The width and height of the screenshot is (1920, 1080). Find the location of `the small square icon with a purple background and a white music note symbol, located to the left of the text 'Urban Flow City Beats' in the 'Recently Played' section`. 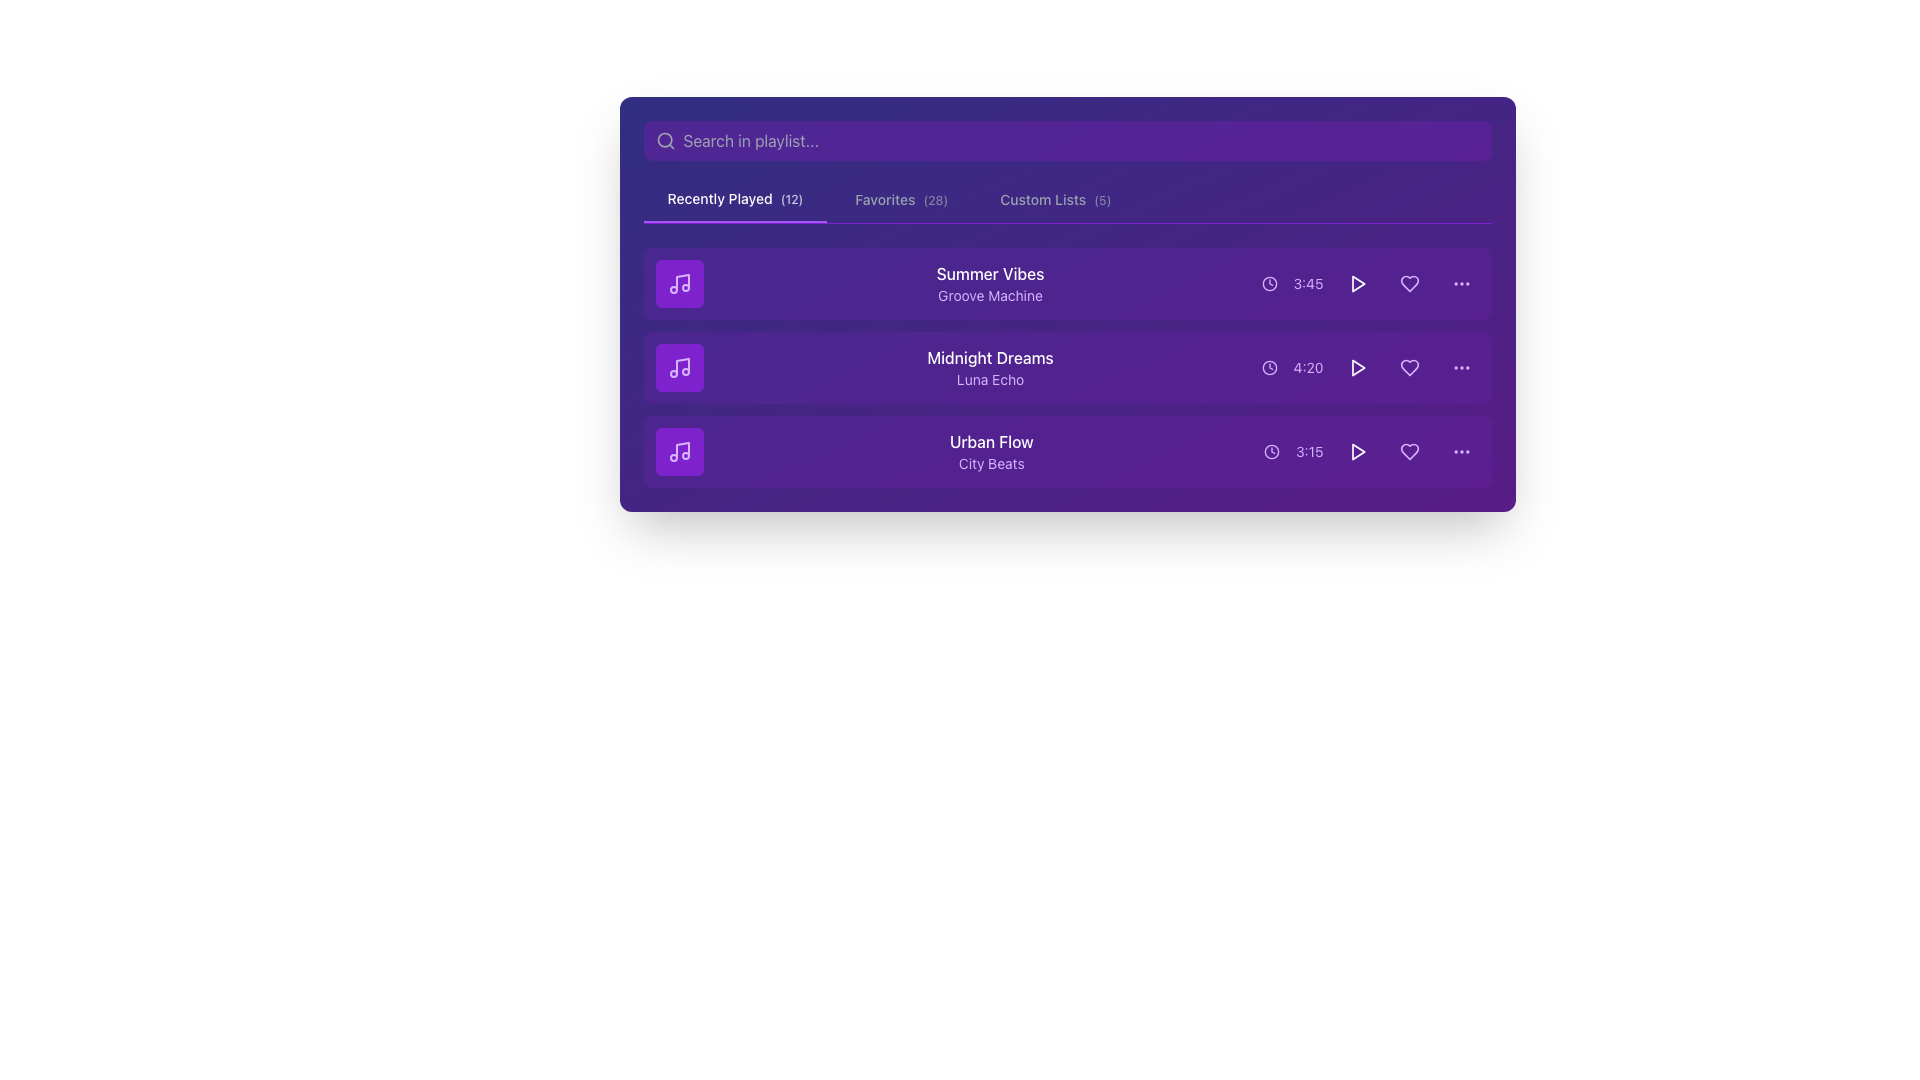

the small square icon with a purple background and a white music note symbol, located to the left of the text 'Urban Flow City Beats' in the 'Recently Played' section is located at coordinates (679, 451).